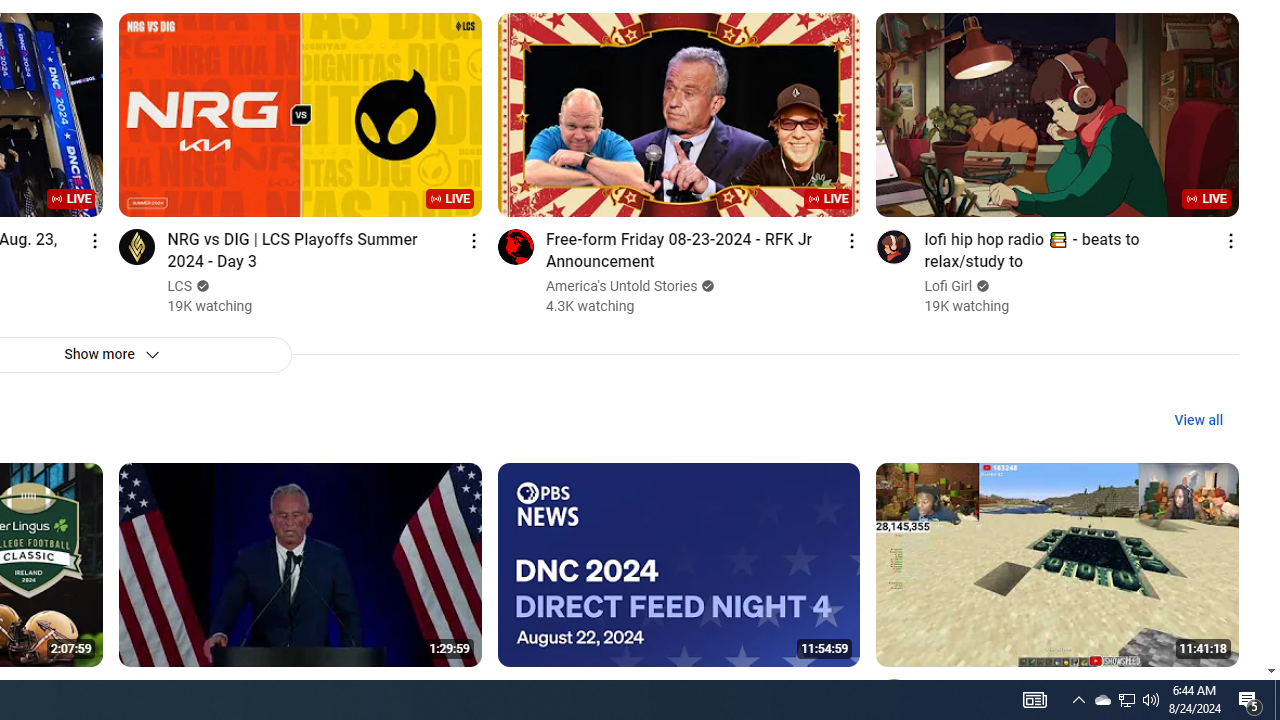 Image resolution: width=1280 pixels, height=720 pixels. What do you see at coordinates (948, 286) in the screenshot?
I see `'Lofi Girl'` at bounding box center [948, 286].